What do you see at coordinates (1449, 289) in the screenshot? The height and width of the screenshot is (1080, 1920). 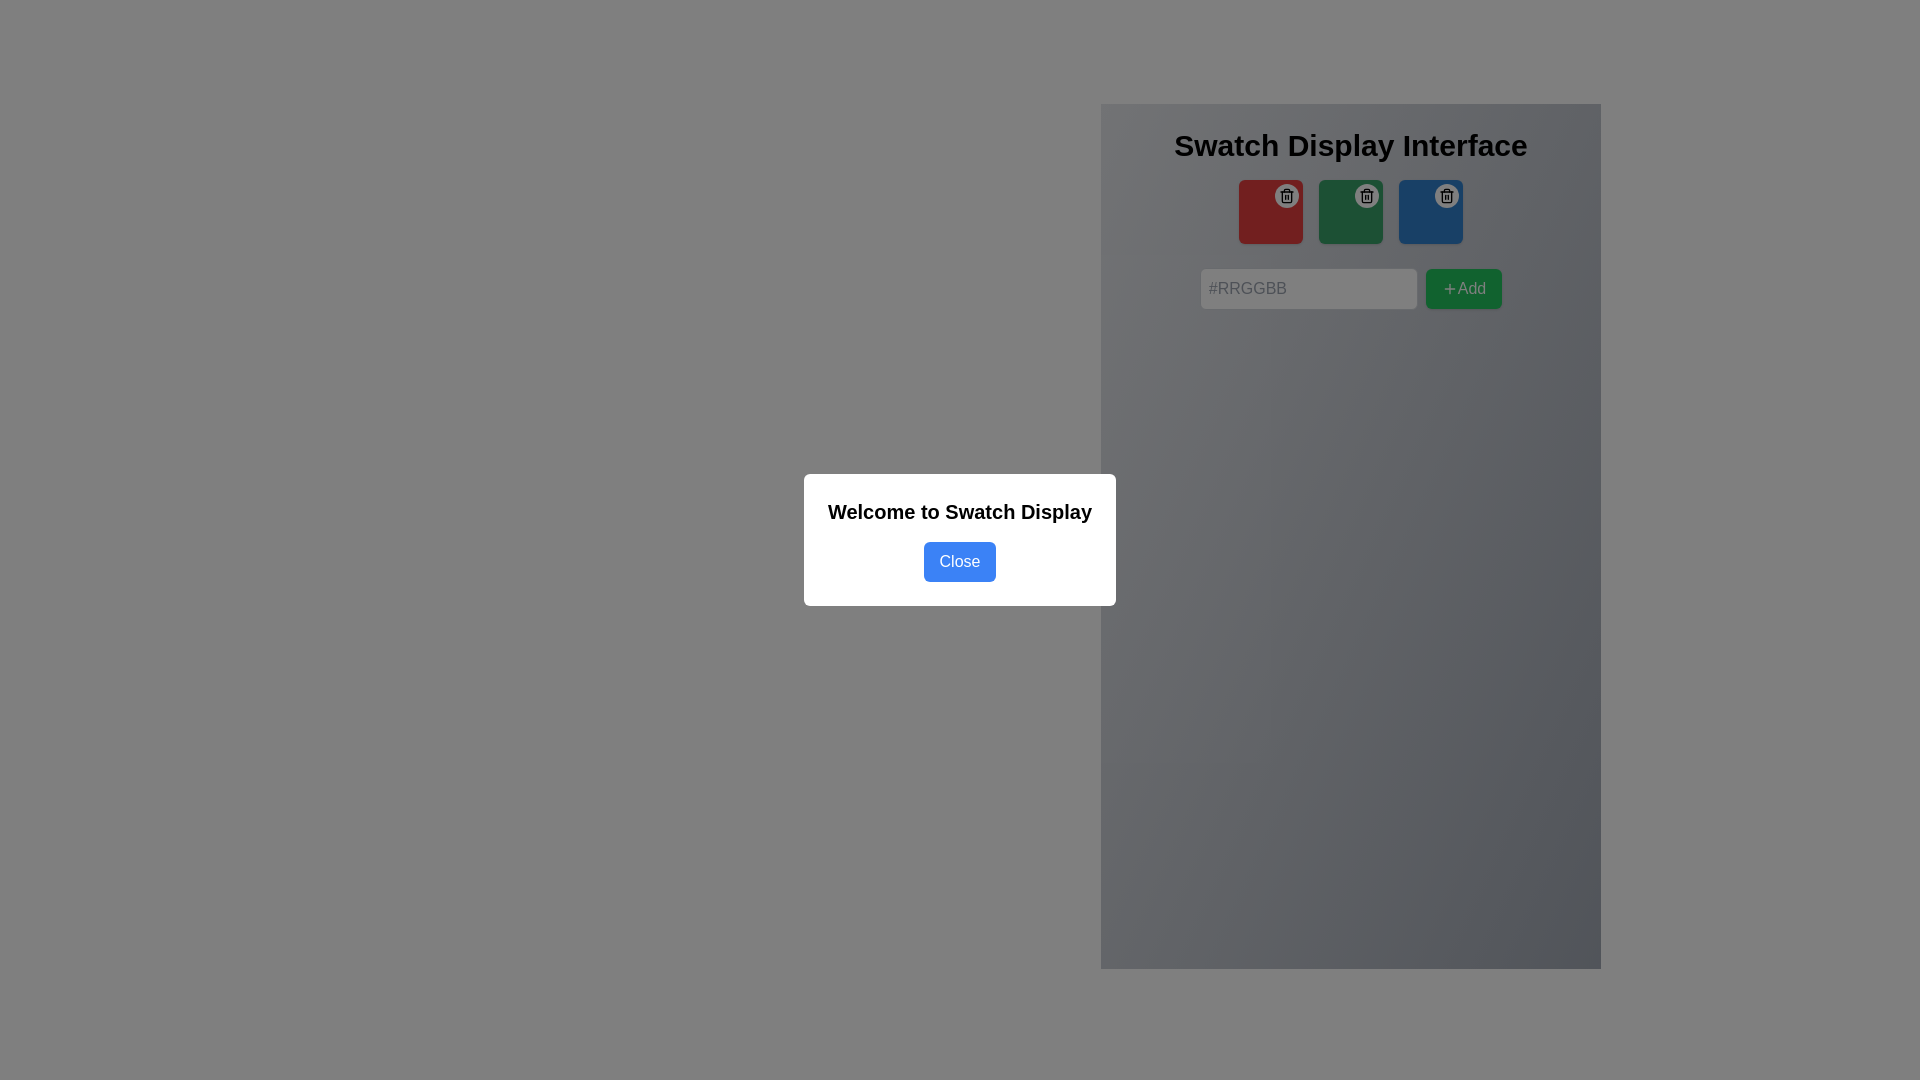 I see `the addition icon` at bounding box center [1449, 289].